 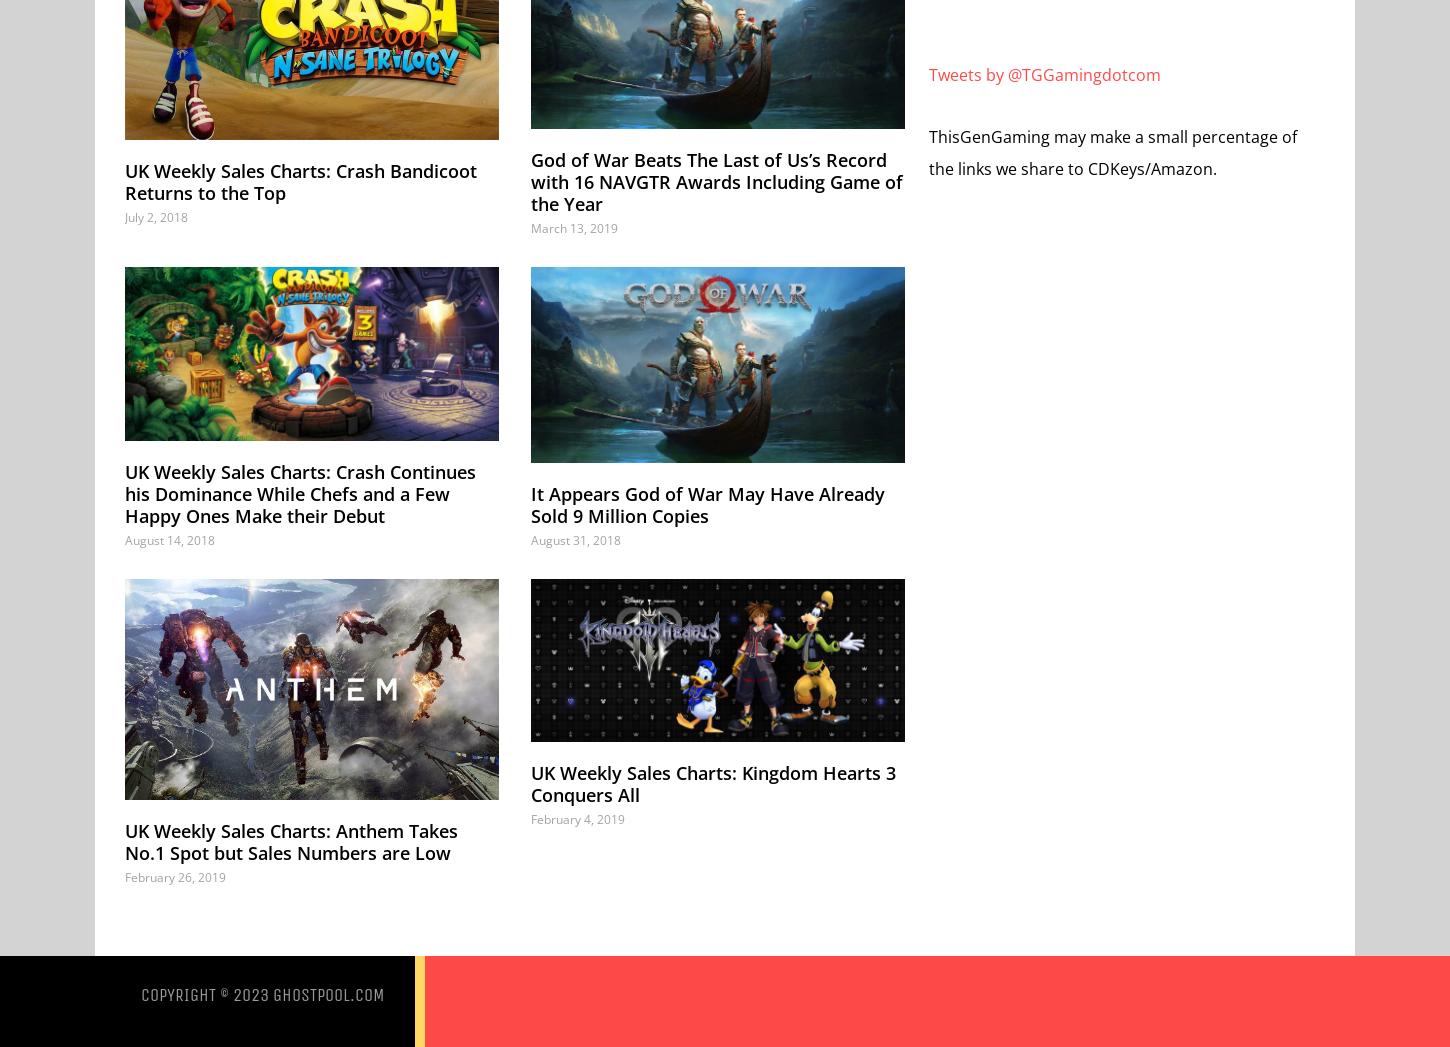 What do you see at coordinates (529, 503) in the screenshot?
I see `'It Appears God of War May Have Already Sold 9 Million Copies'` at bounding box center [529, 503].